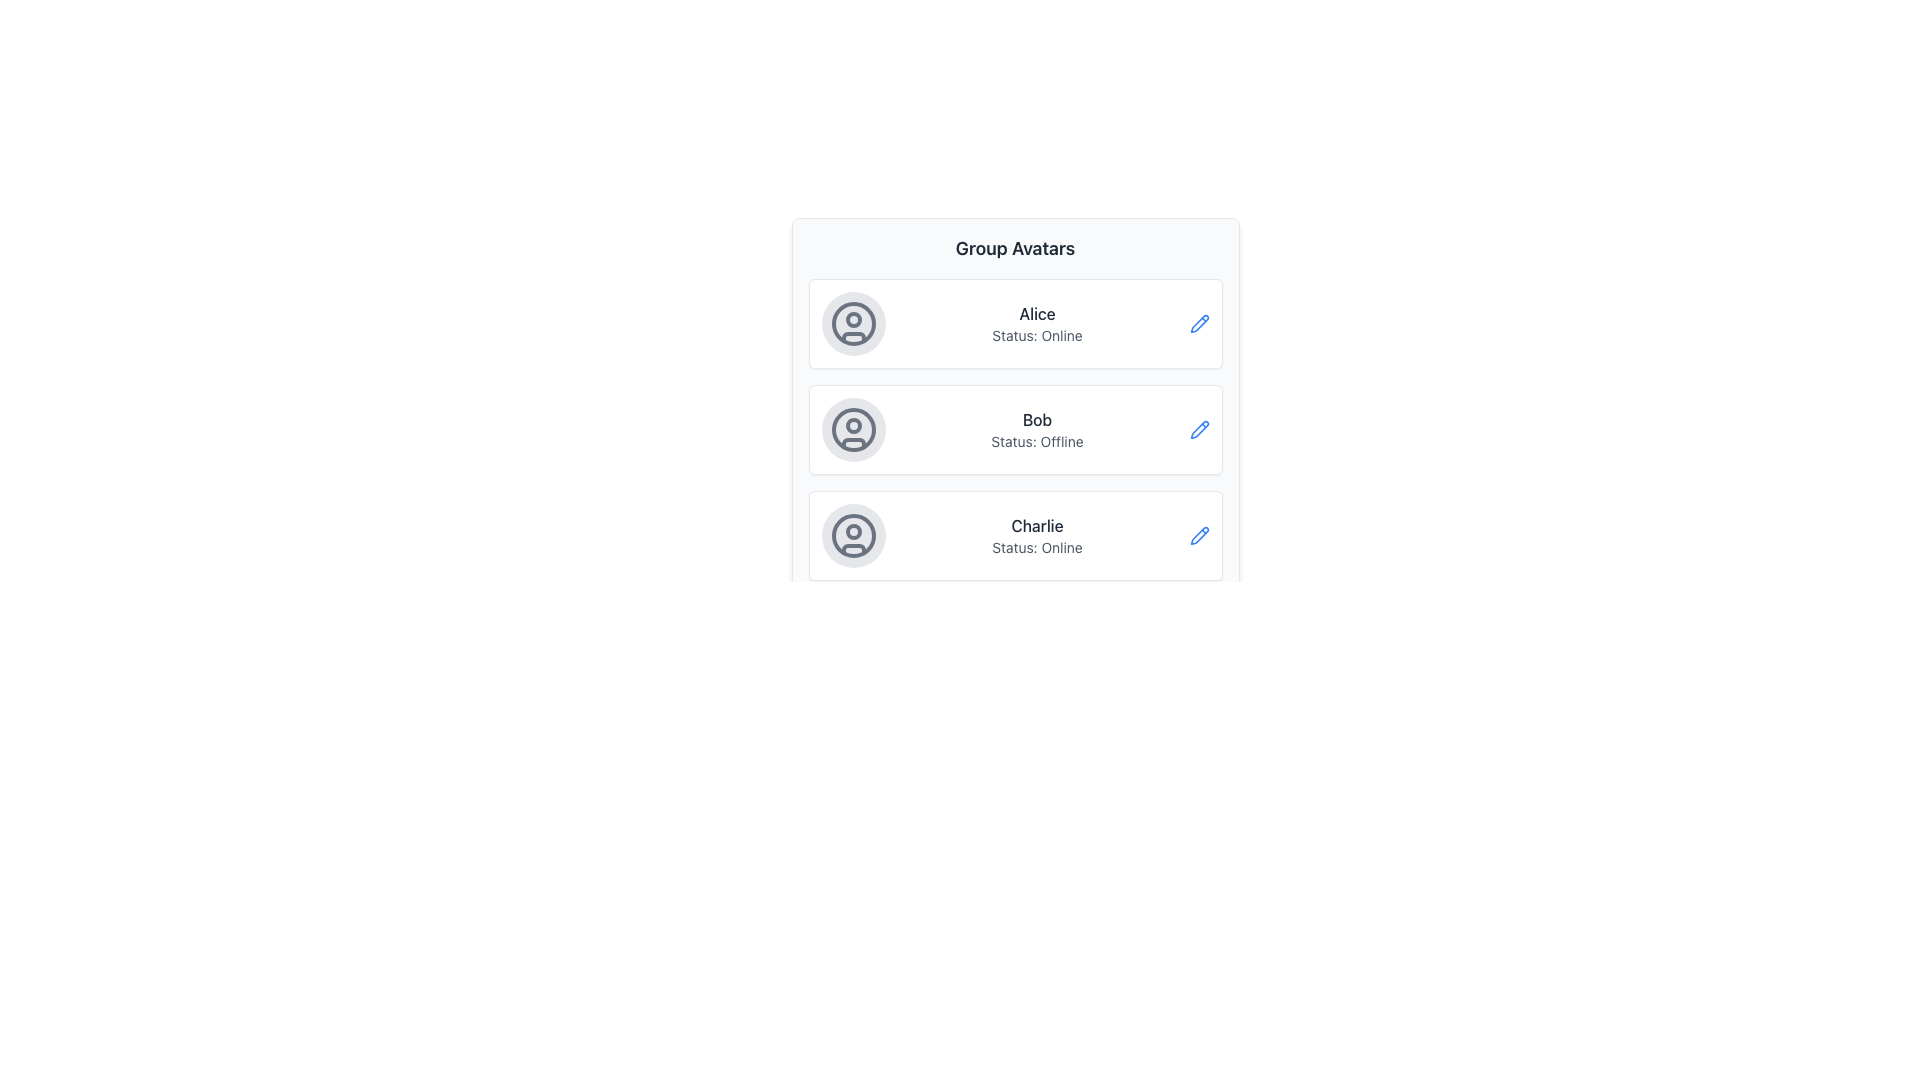 The image size is (1920, 1080). Describe the element at coordinates (1037, 524) in the screenshot. I see `the text label displaying the user name 'Charlie', located in the third item of a vertical list of user information cards, aligned to the left of the 'Status: Online' text` at that location.